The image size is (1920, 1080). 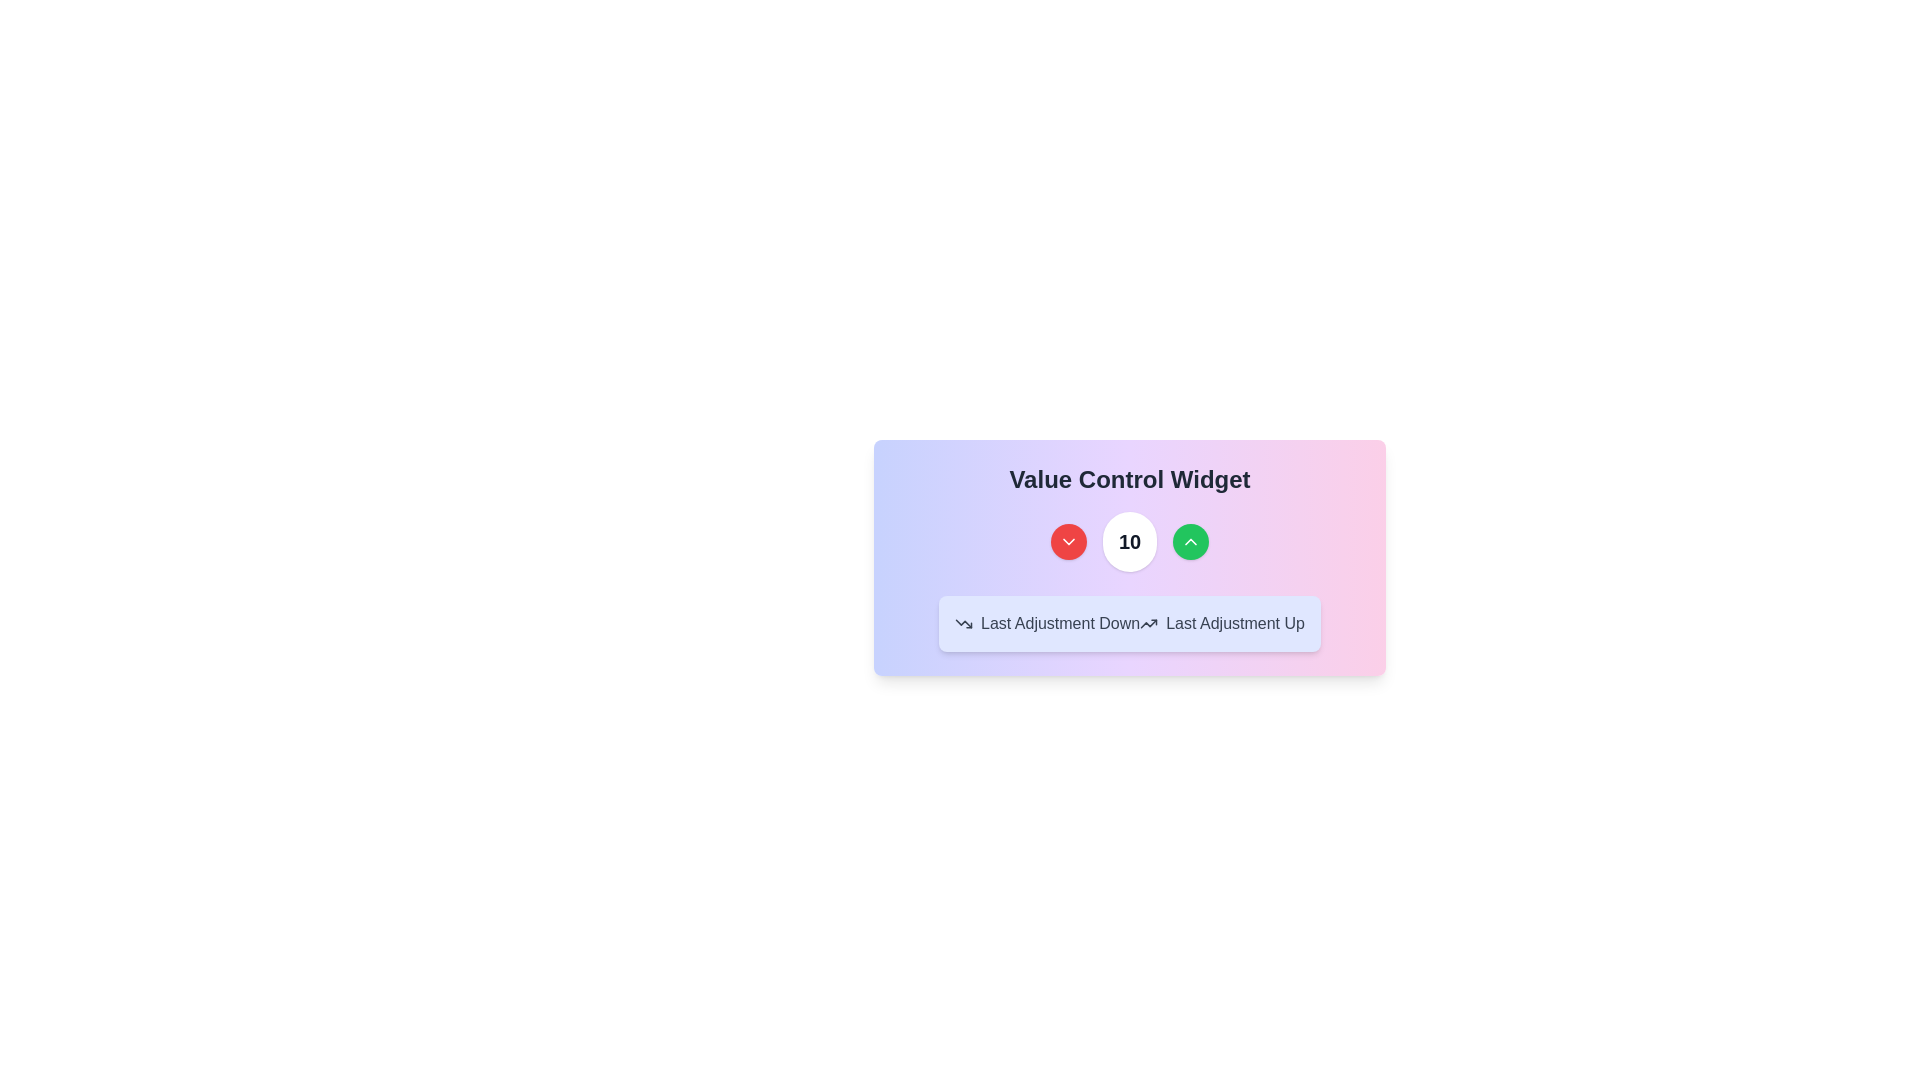 What do you see at coordinates (1149, 623) in the screenshot?
I see `the arrow-shaped icon pointing upwards and to the right, which is part of the text string 'Last Adjustment Up', located at the far left of the text within the horizontal layout group` at bounding box center [1149, 623].